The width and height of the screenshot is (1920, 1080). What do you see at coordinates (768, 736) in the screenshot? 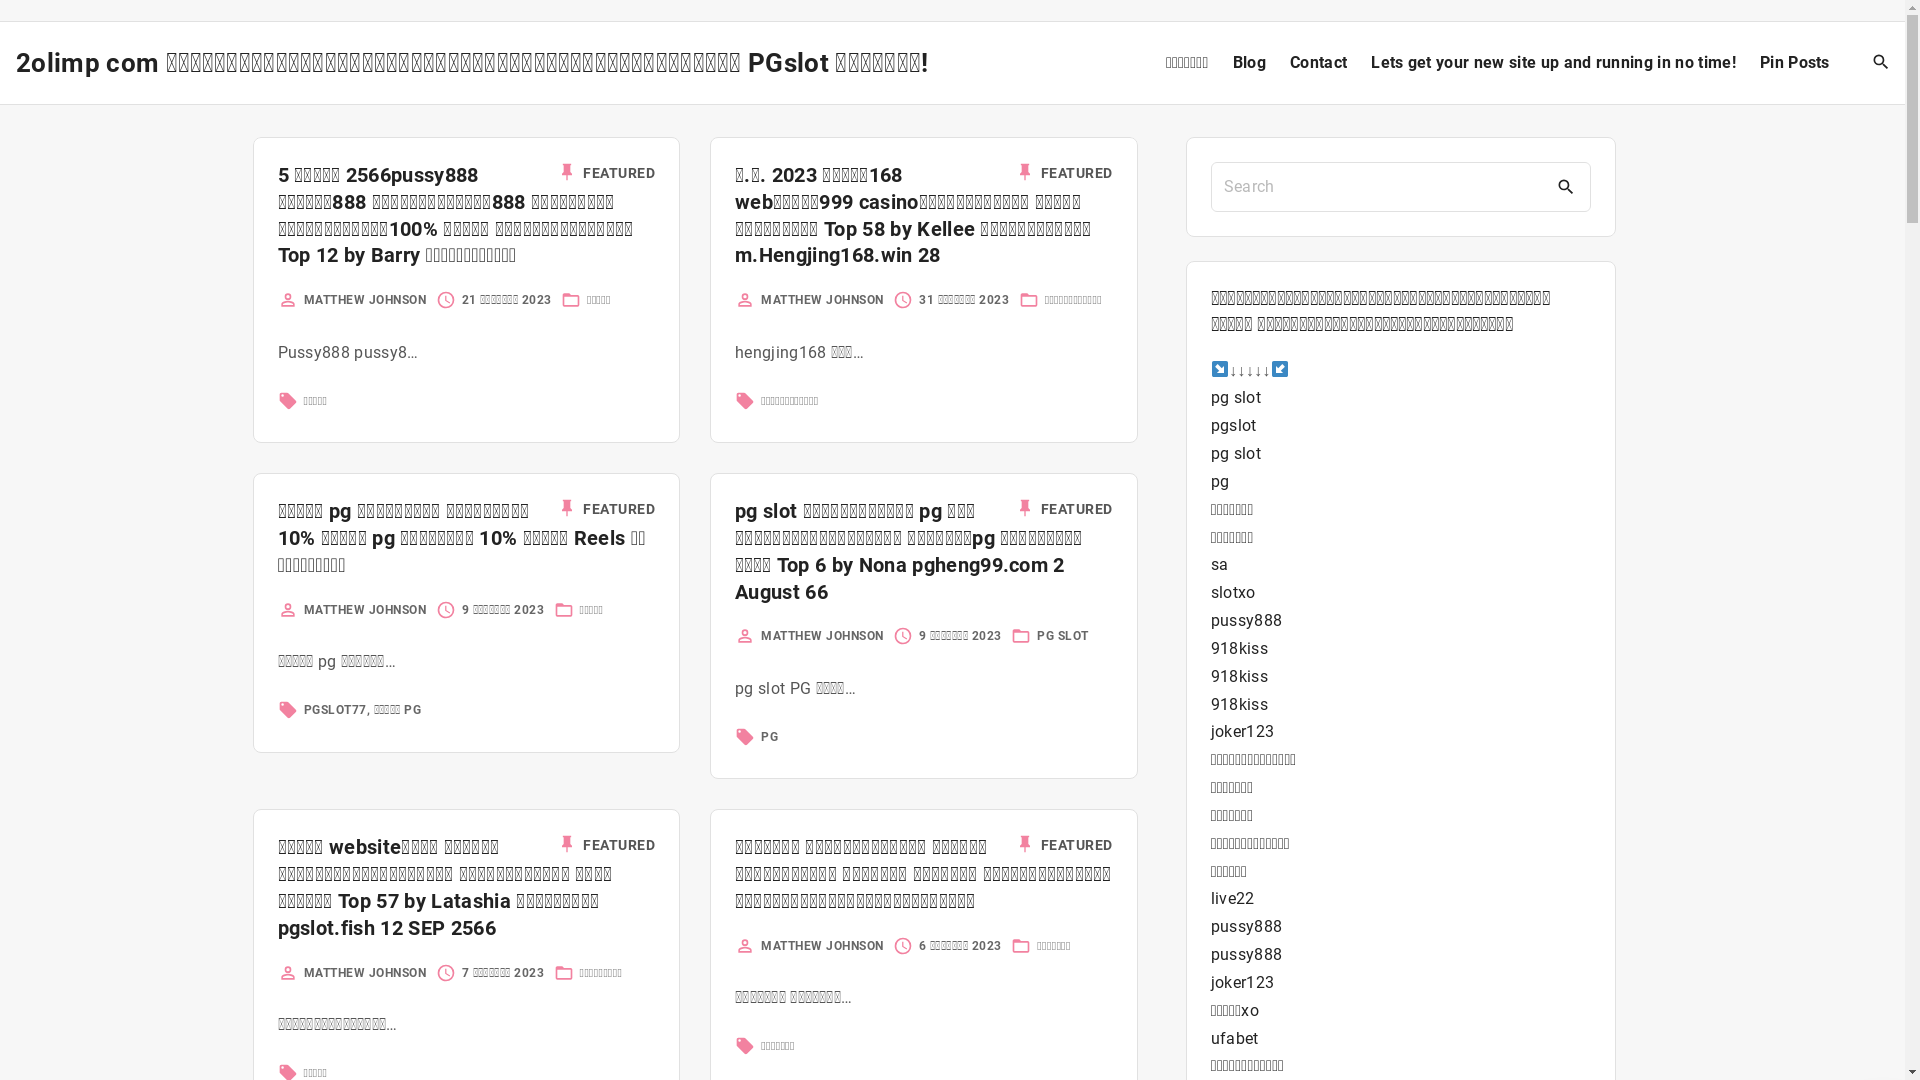
I see `'PG'` at bounding box center [768, 736].